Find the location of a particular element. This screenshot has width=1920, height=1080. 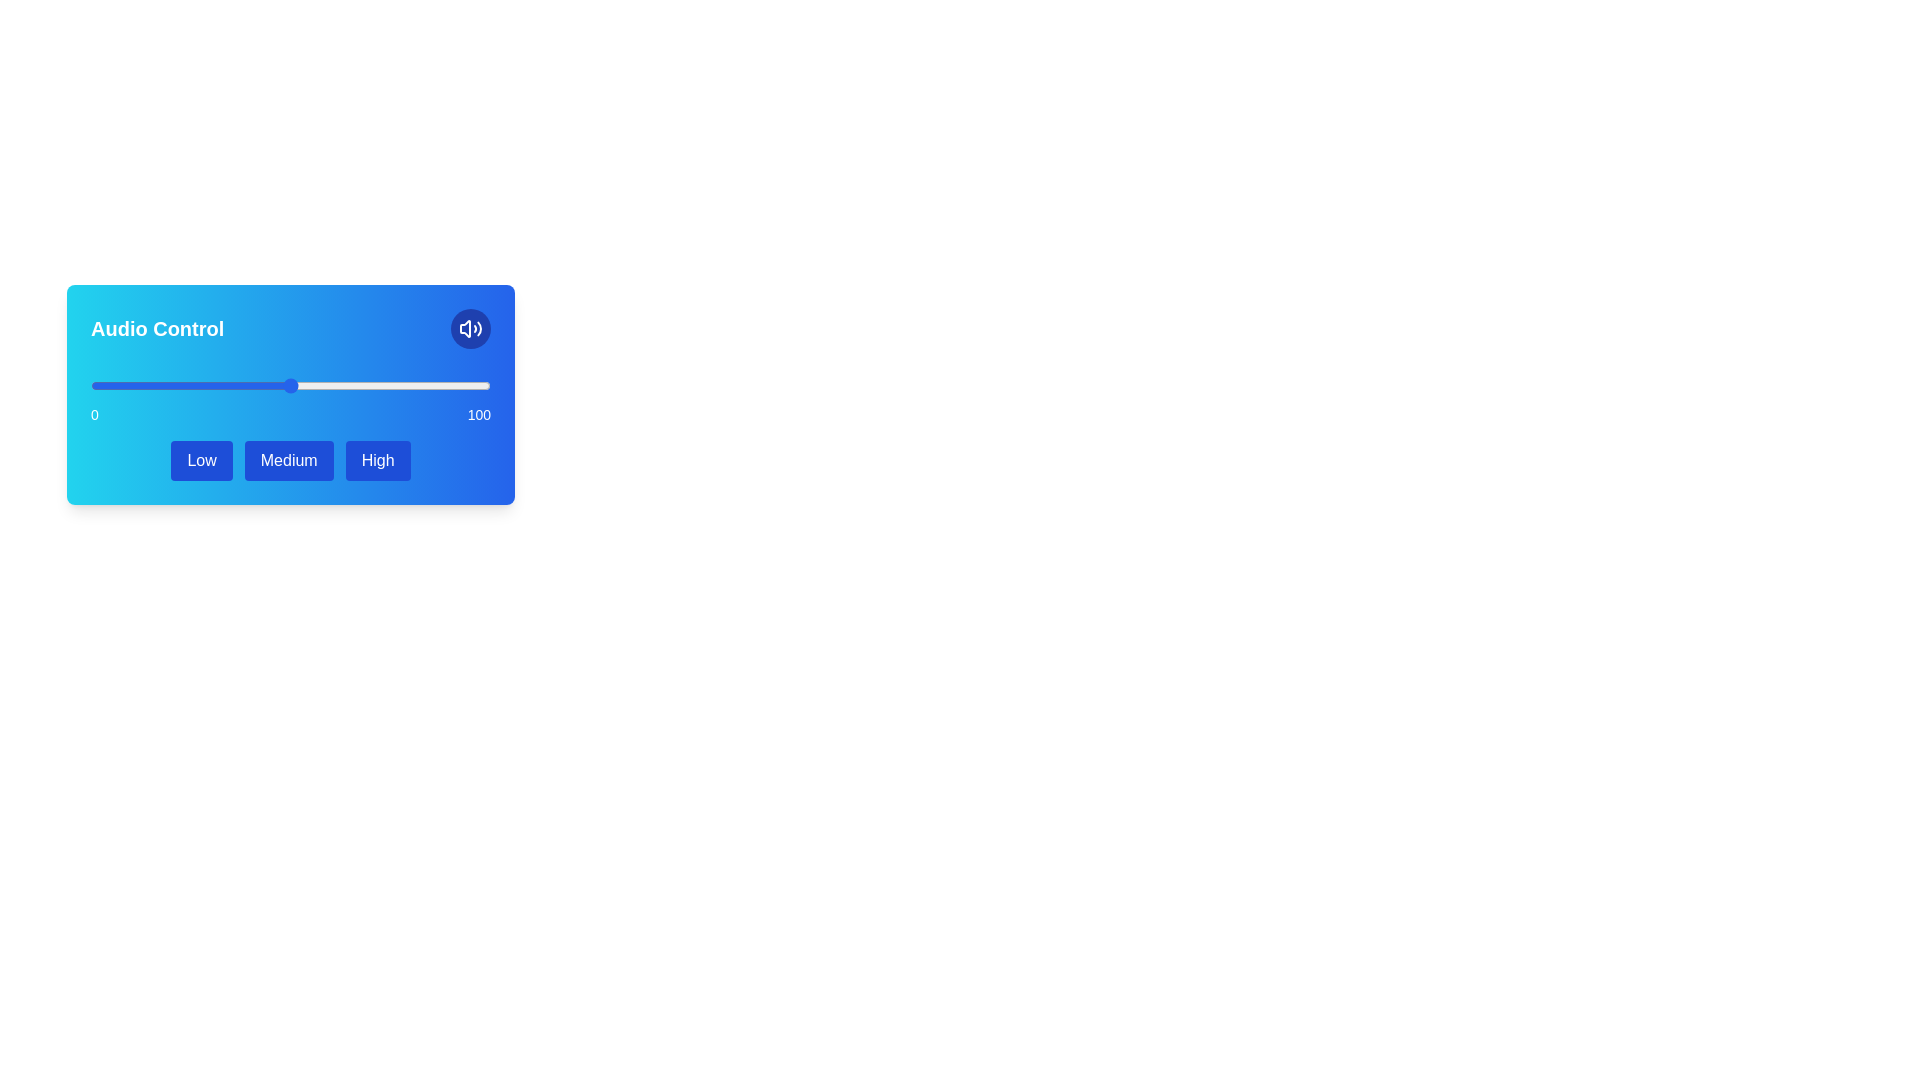

the handle of the Range slider located within the 'Audio Control' box, which allows users to select a value from 0 to 100 is located at coordinates (290, 398).